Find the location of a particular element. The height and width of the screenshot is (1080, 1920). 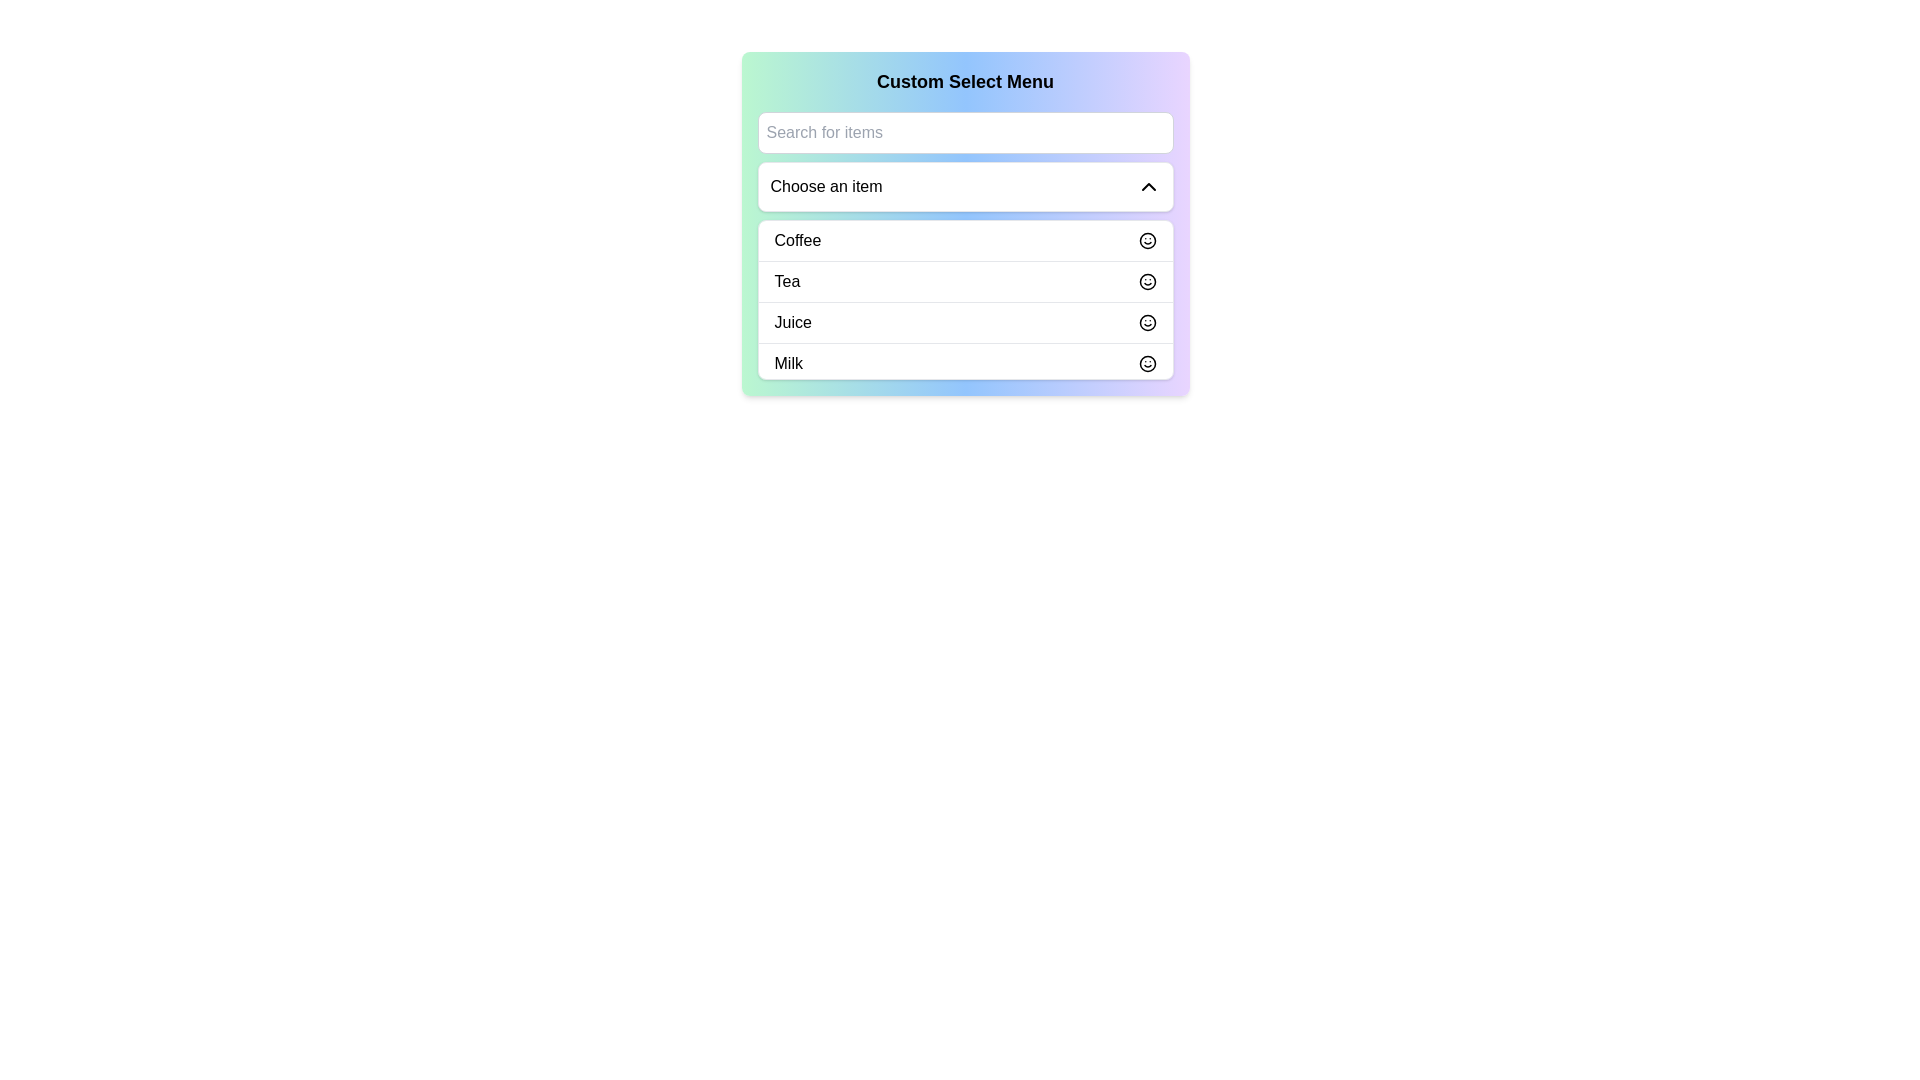

the label/text display that shows the current selection in the dropdown menu is located at coordinates (826, 186).